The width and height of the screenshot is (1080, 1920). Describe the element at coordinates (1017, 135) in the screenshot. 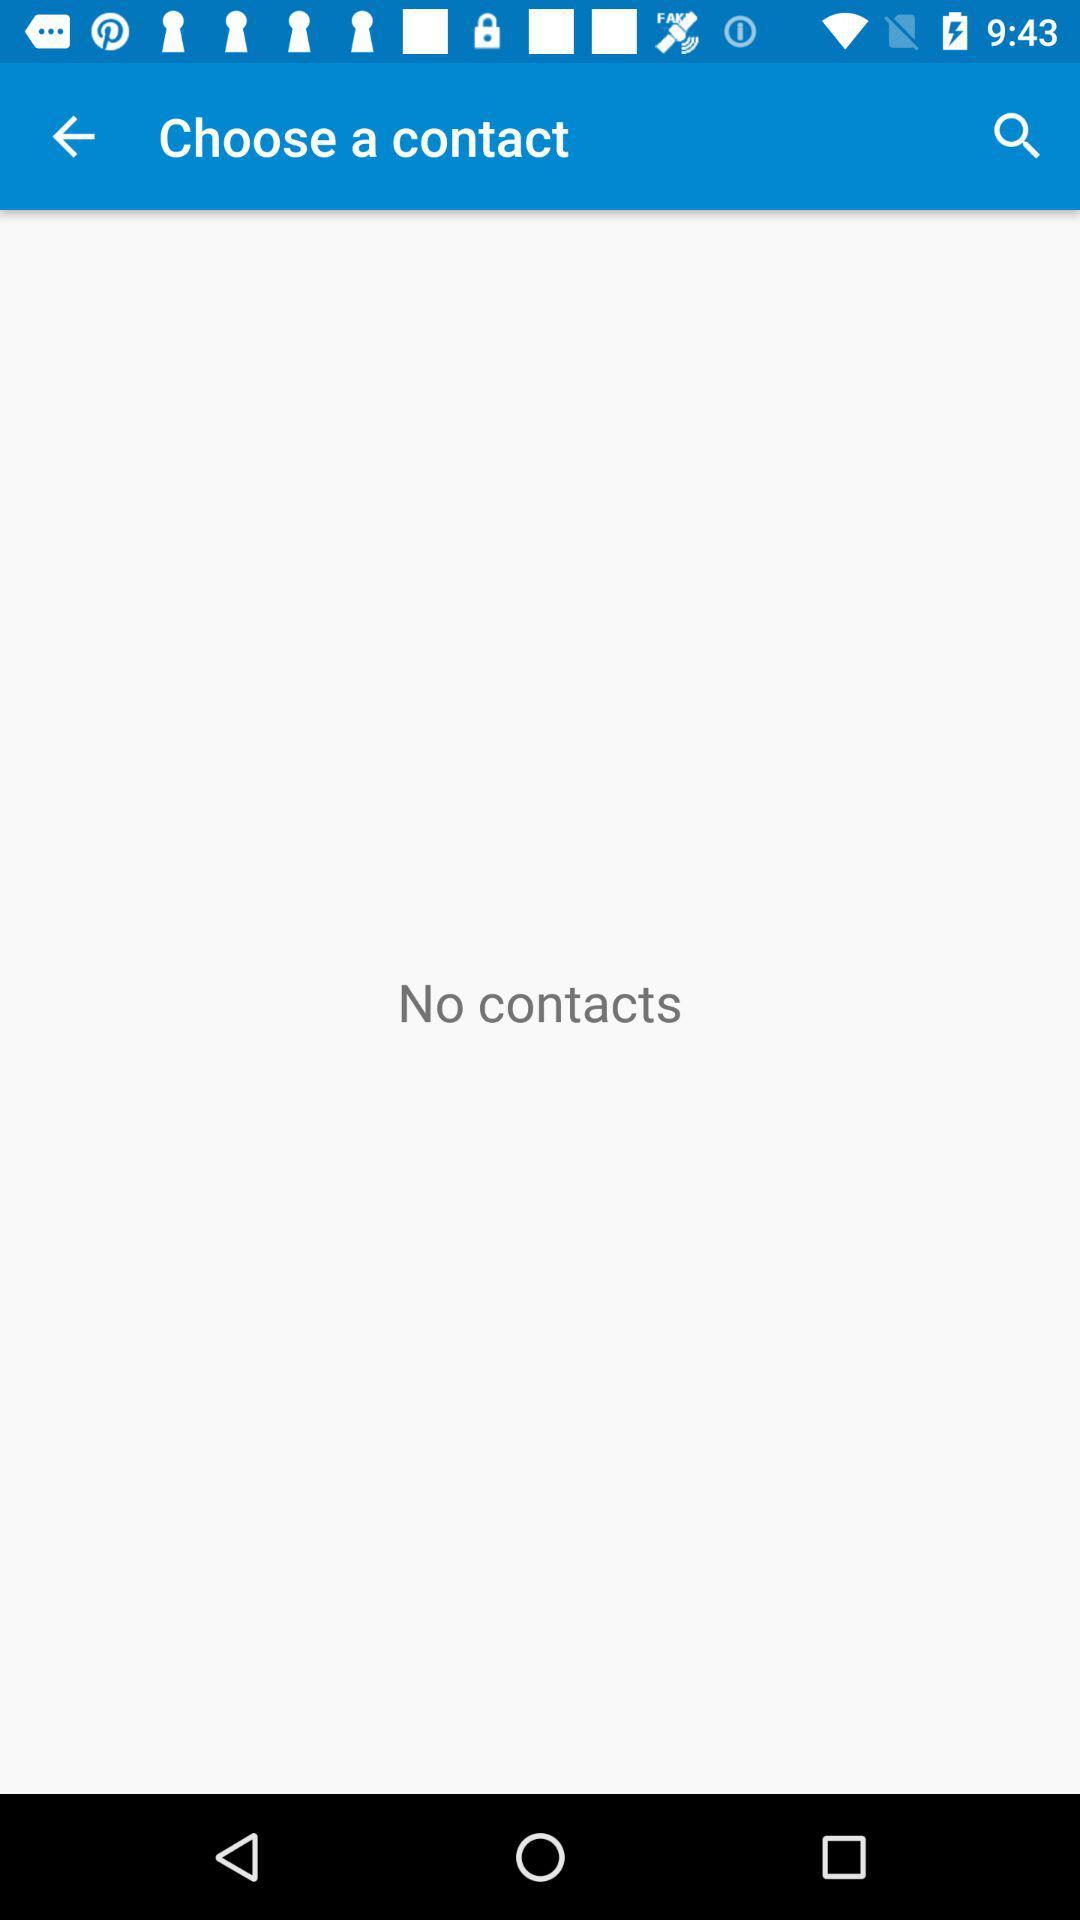

I see `item next to the choose a contact icon` at that location.